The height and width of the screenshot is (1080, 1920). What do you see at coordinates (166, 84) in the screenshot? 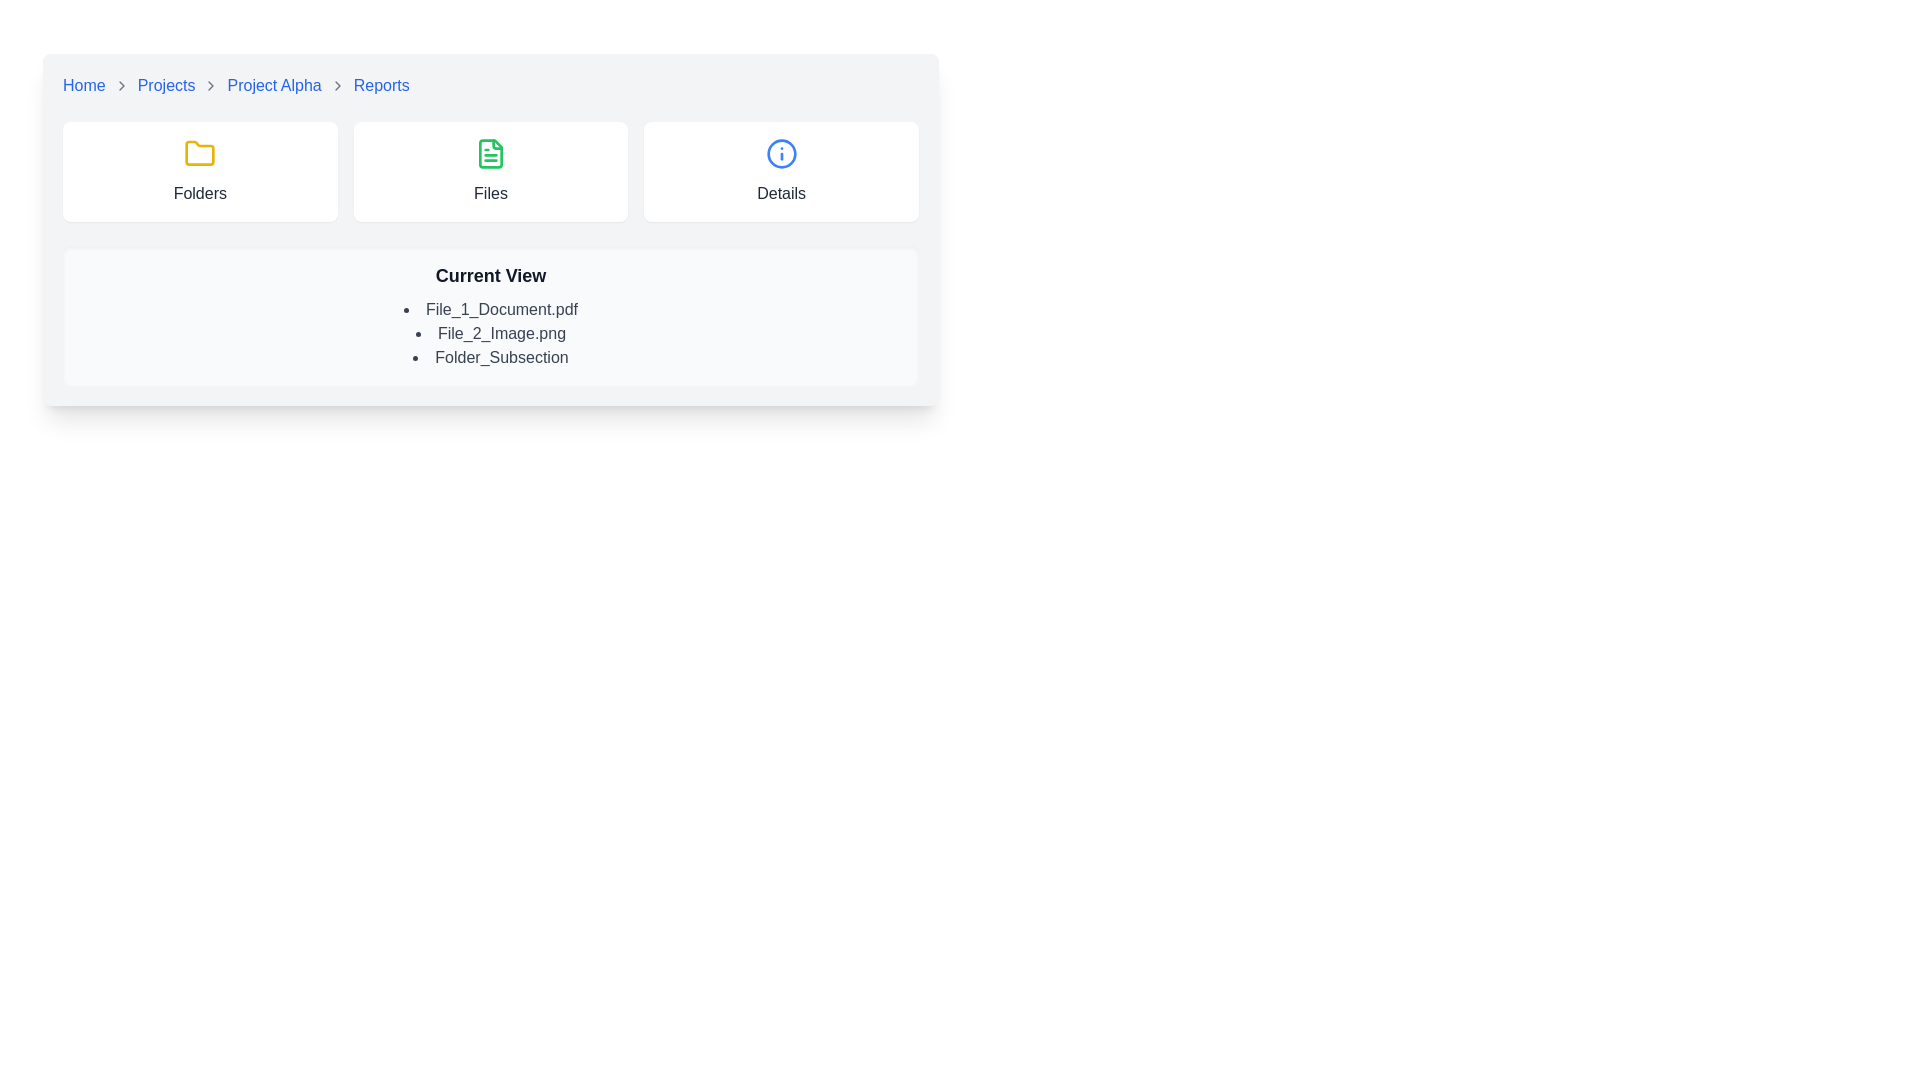
I see `the 'Projects' link in the breadcrumb navigation bar` at bounding box center [166, 84].